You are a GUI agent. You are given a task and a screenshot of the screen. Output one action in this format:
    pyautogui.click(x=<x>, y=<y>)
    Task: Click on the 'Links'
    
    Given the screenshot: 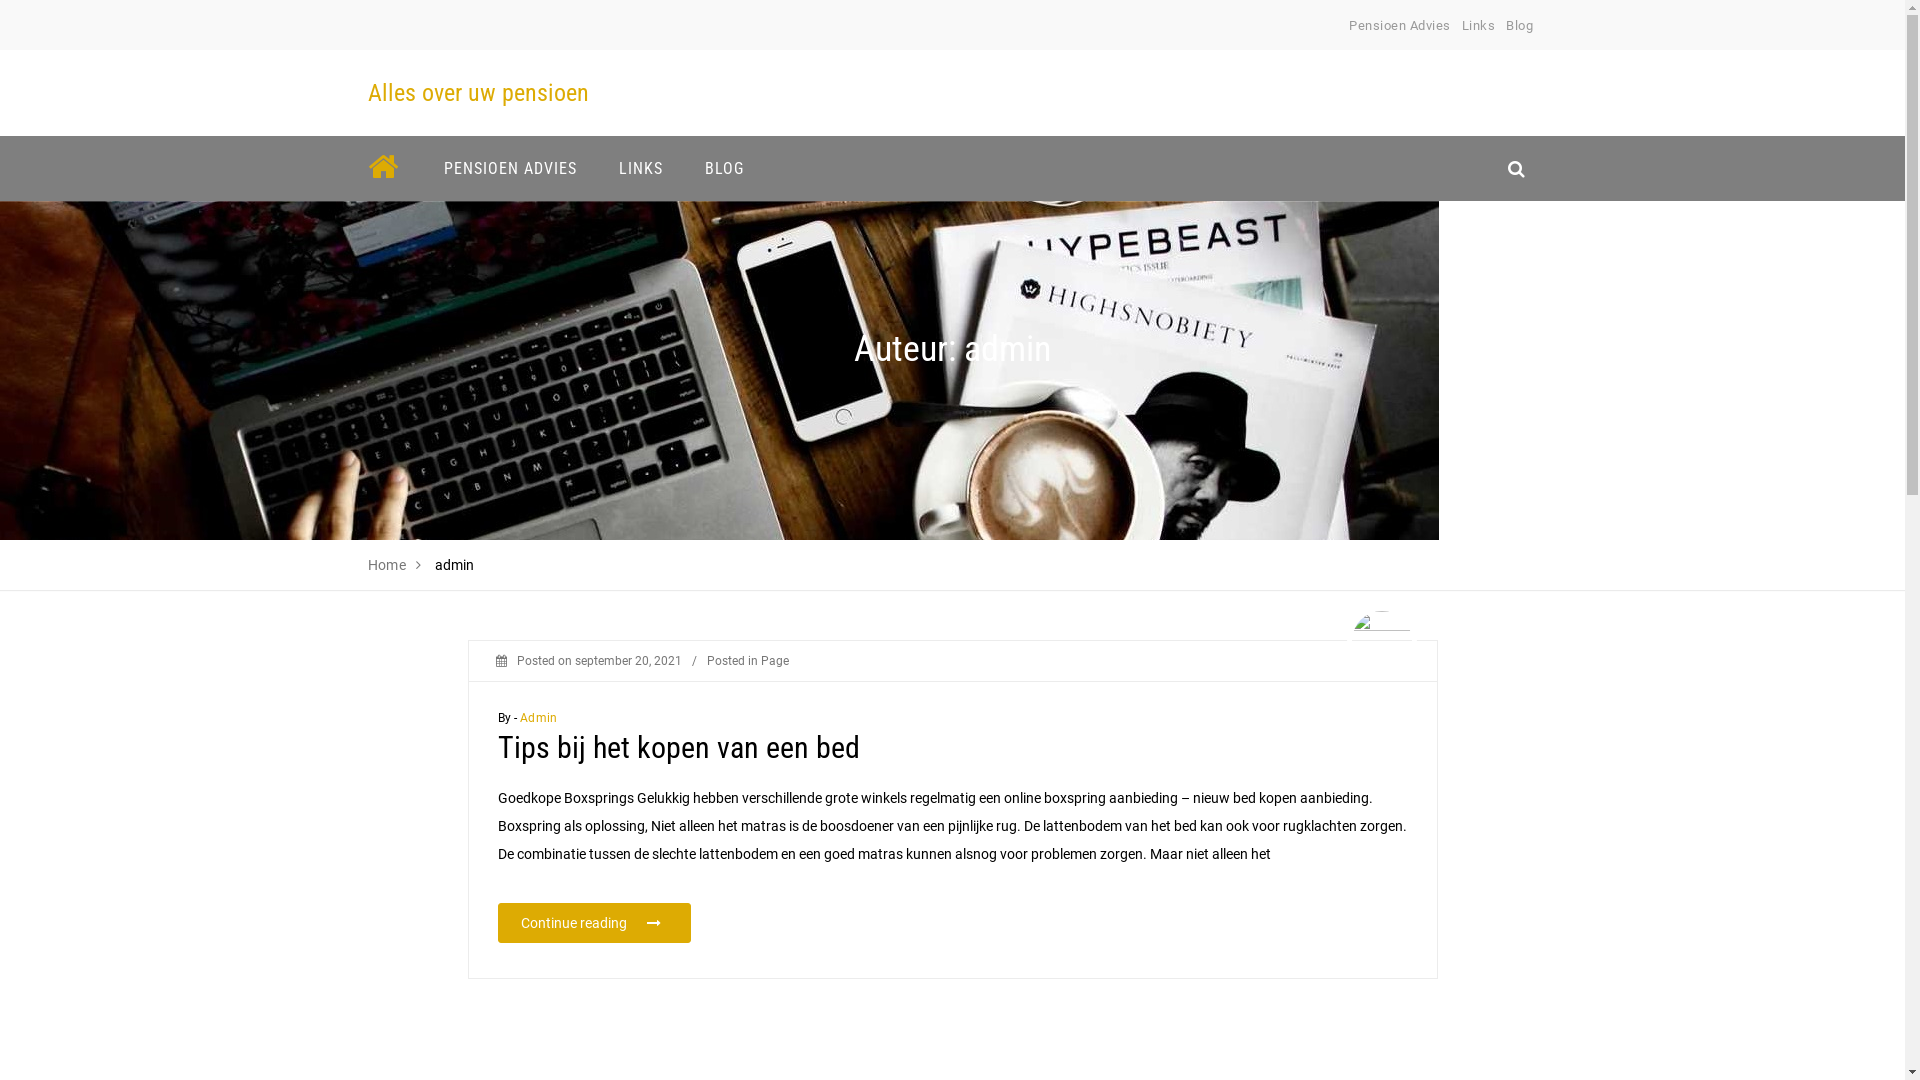 What is the action you would take?
    pyautogui.click(x=1462, y=25)
    